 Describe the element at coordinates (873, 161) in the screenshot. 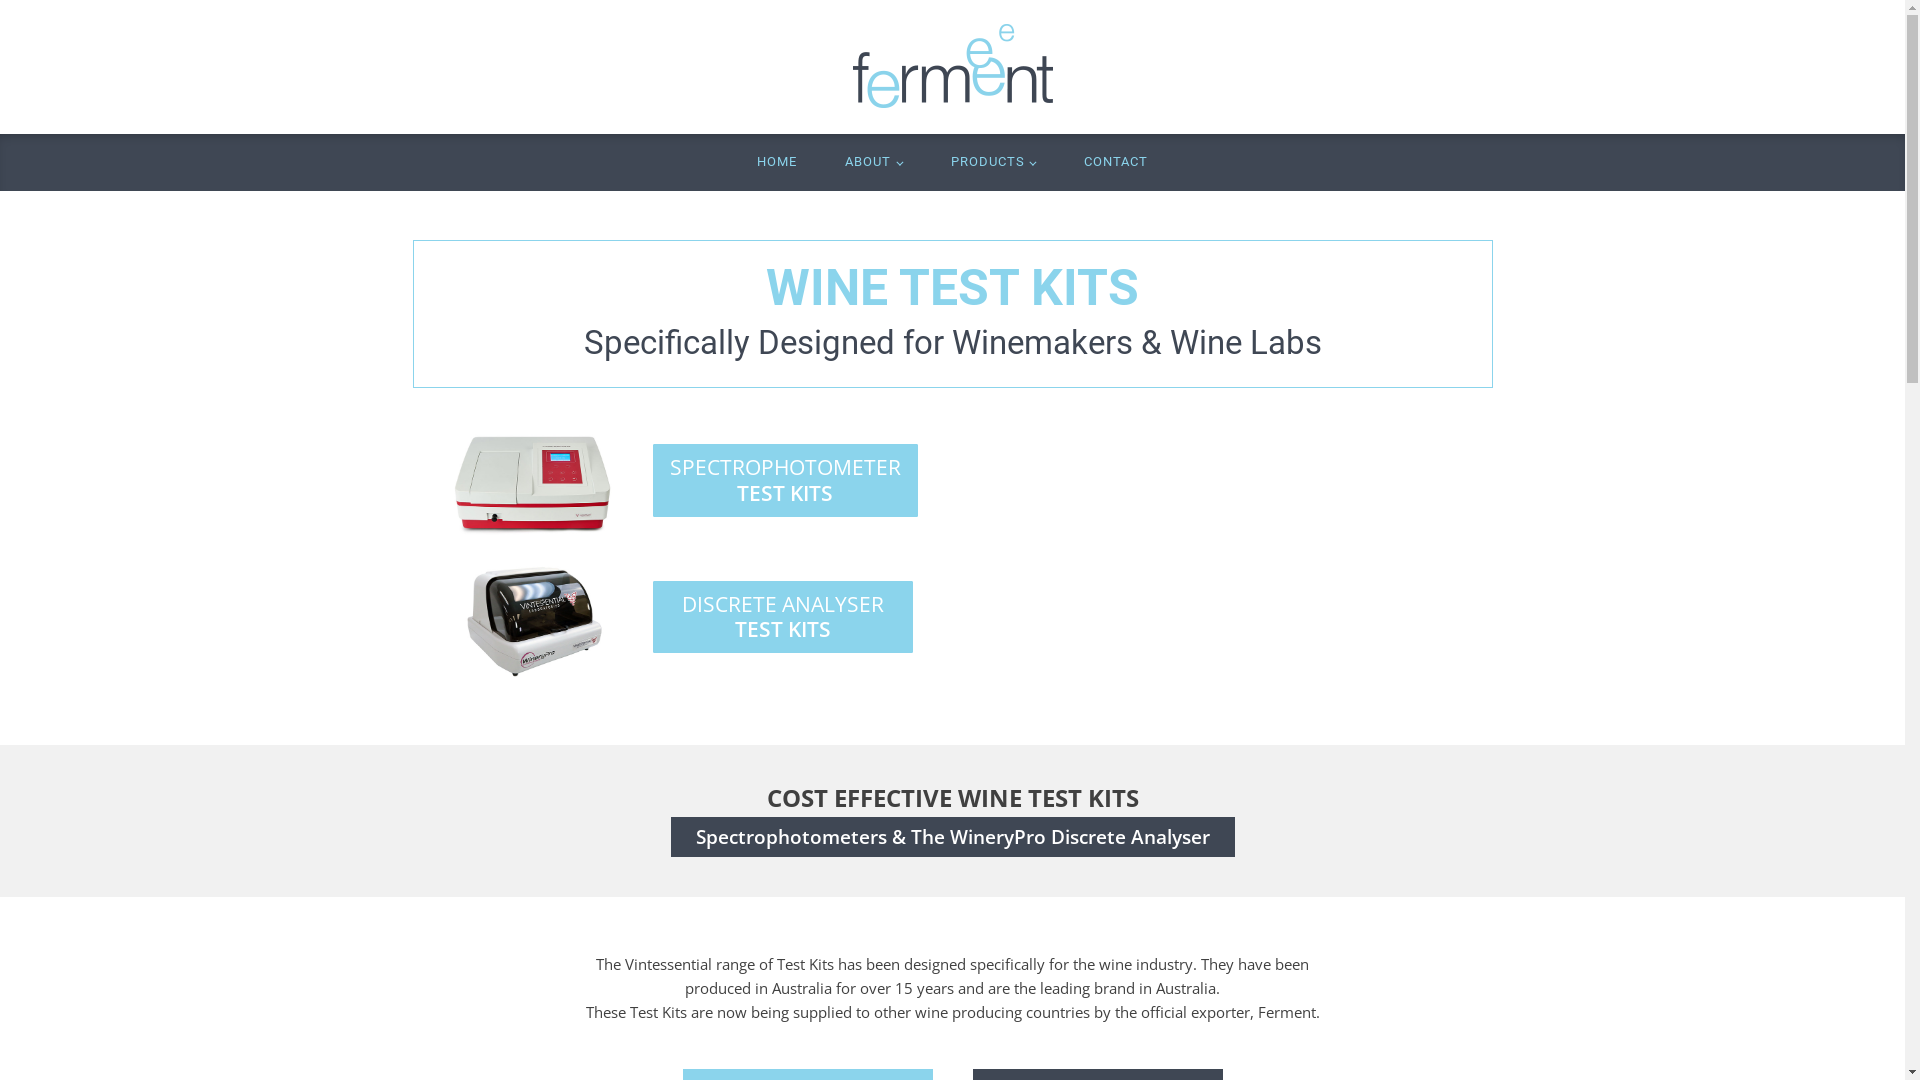

I see `'ABOUT'` at that location.